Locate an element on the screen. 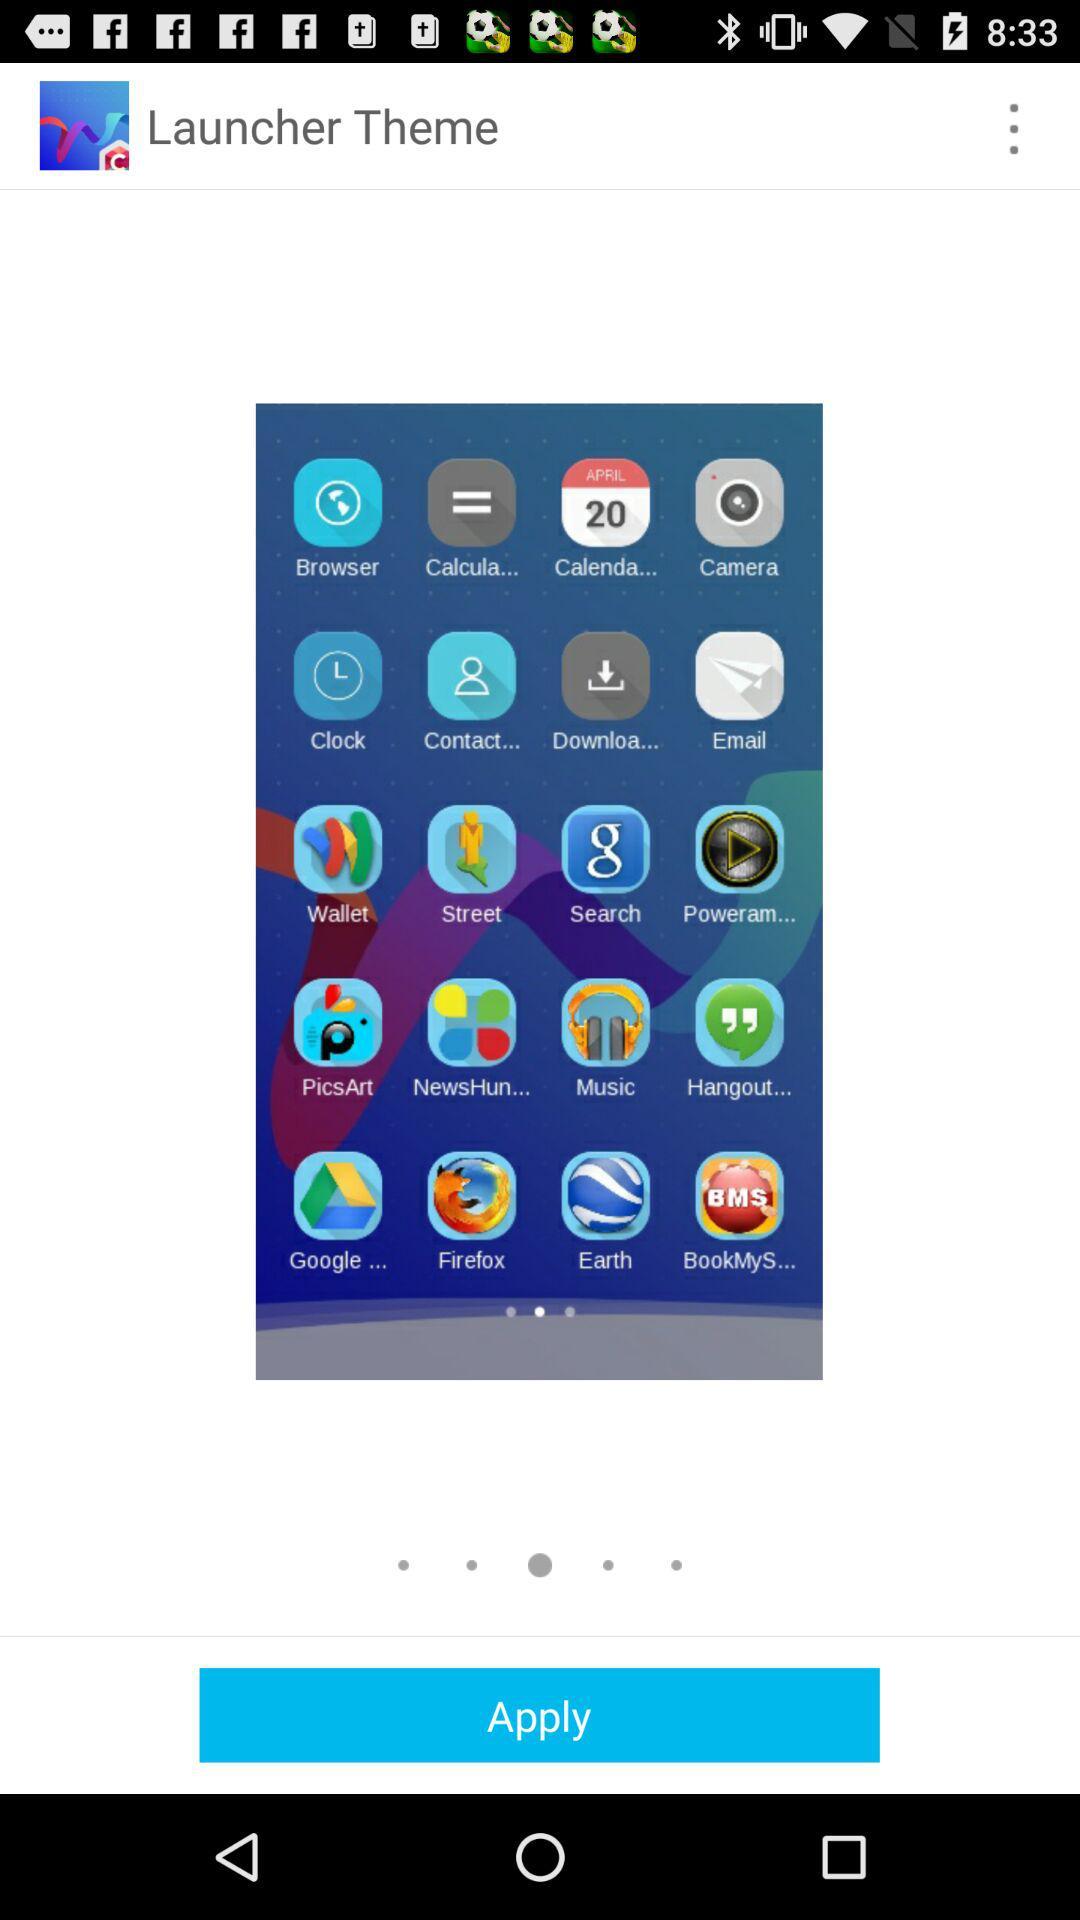 The height and width of the screenshot is (1920, 1080). options button is located at coordinates (1014, 128).